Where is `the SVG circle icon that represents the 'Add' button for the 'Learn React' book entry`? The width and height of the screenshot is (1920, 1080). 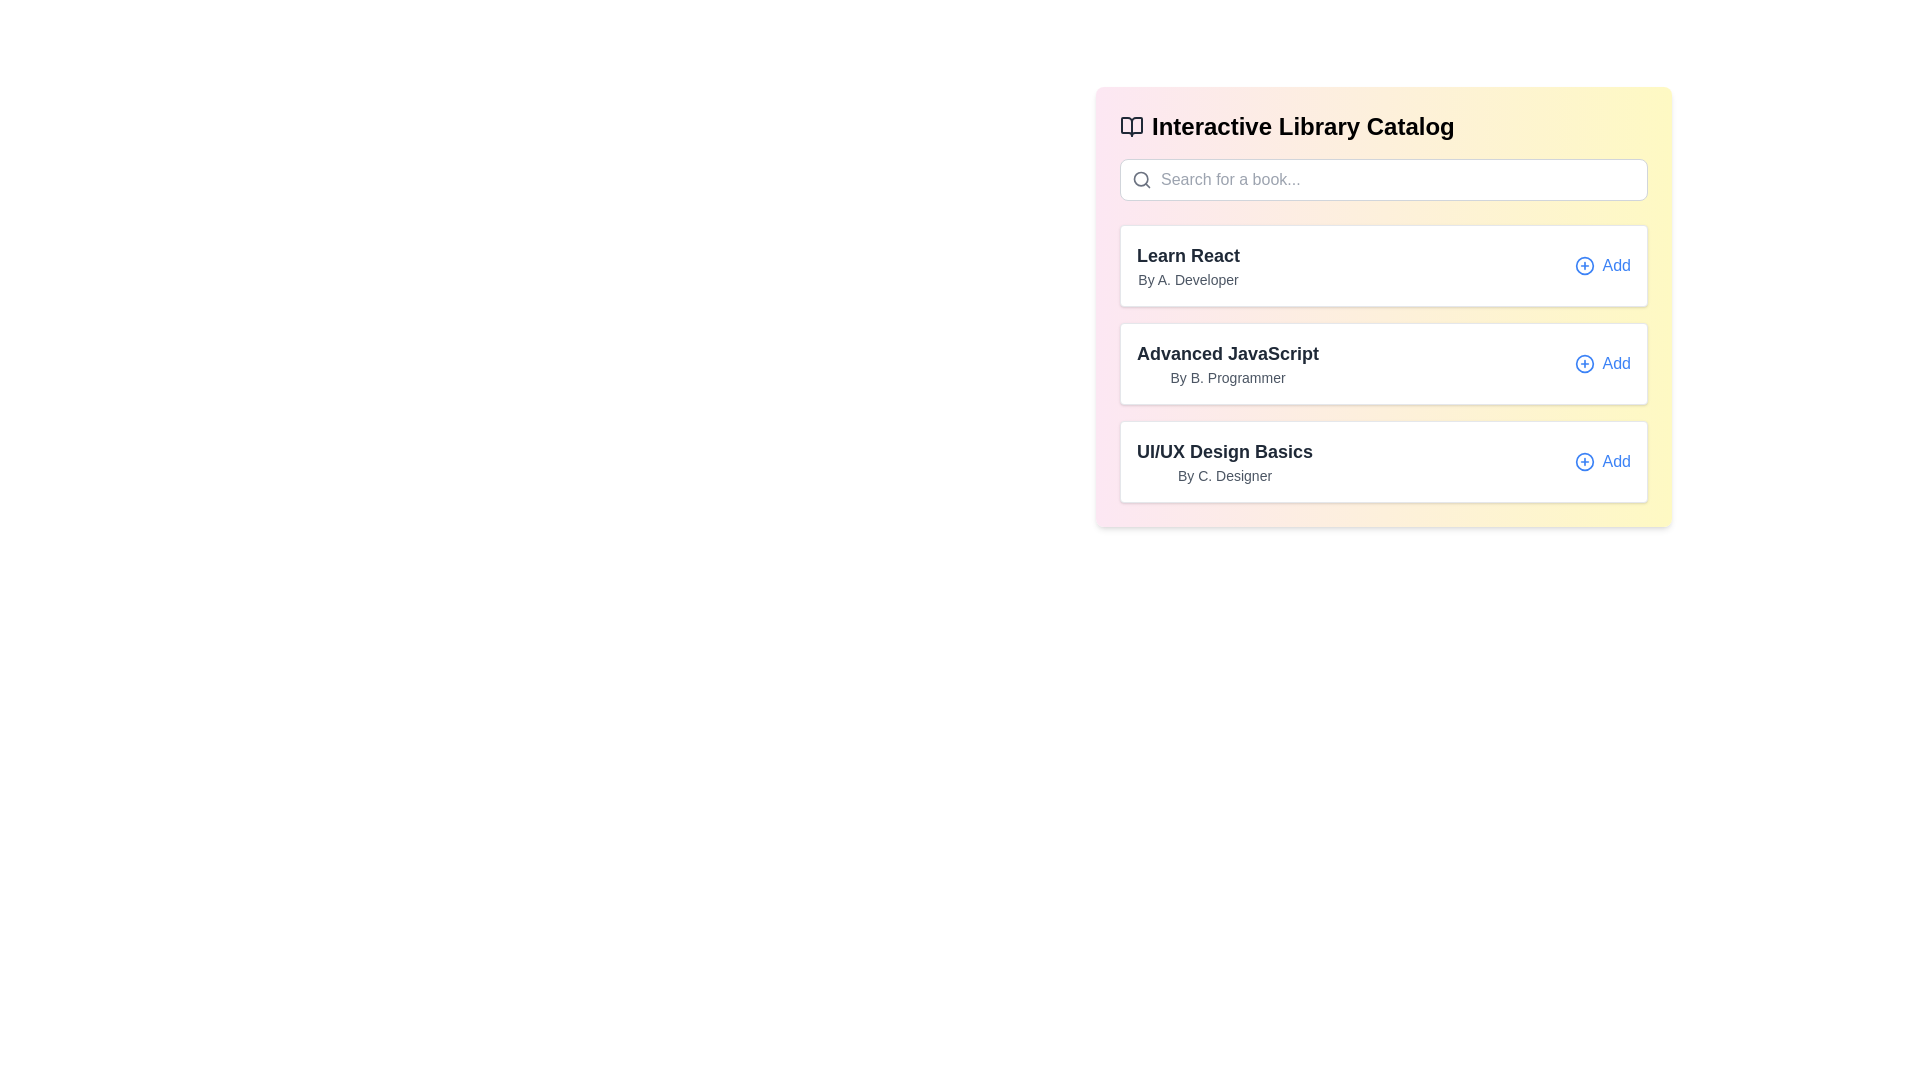
the SVG circle icon that represents the 'Add' button for the 'Learn React' book entry is located at coordinates (1583, 265).